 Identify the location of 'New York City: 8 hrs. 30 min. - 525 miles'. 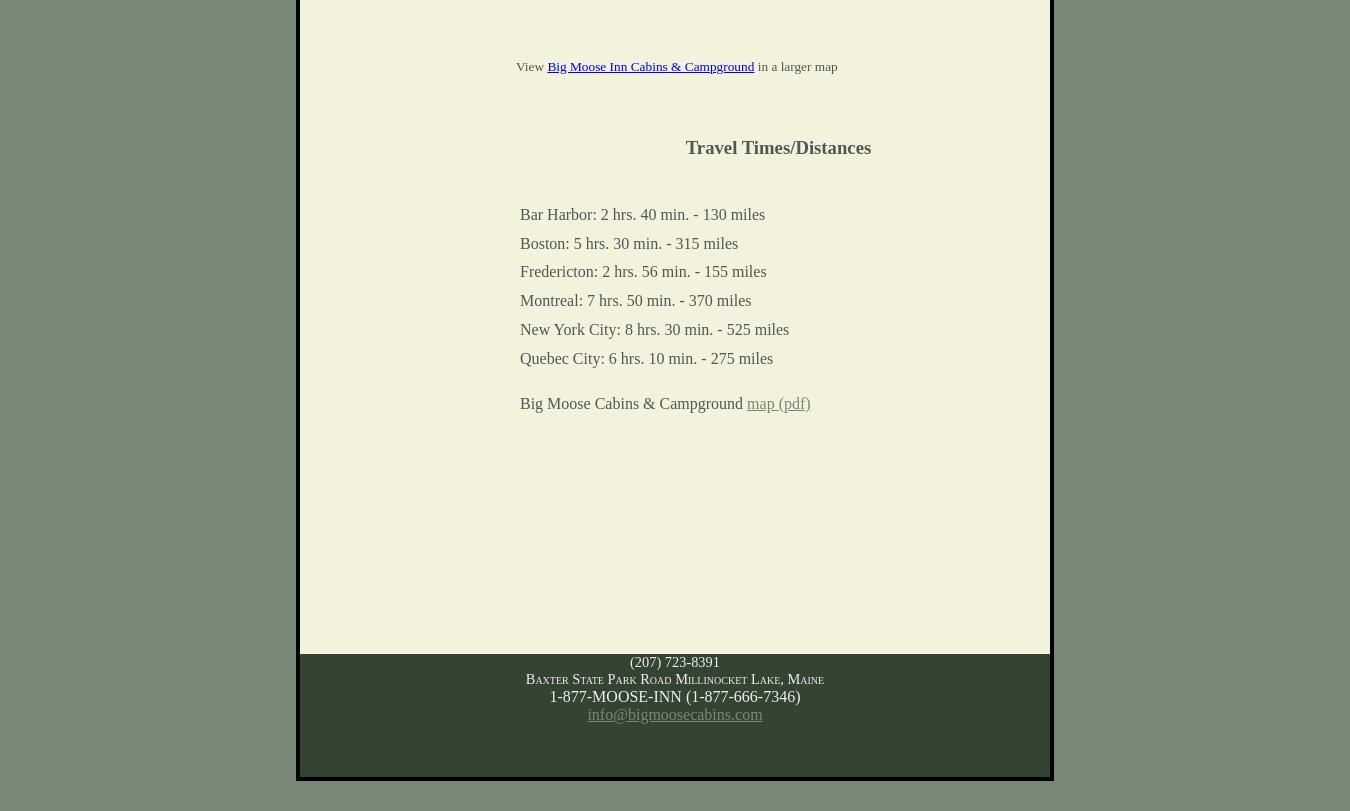
(654, 329).